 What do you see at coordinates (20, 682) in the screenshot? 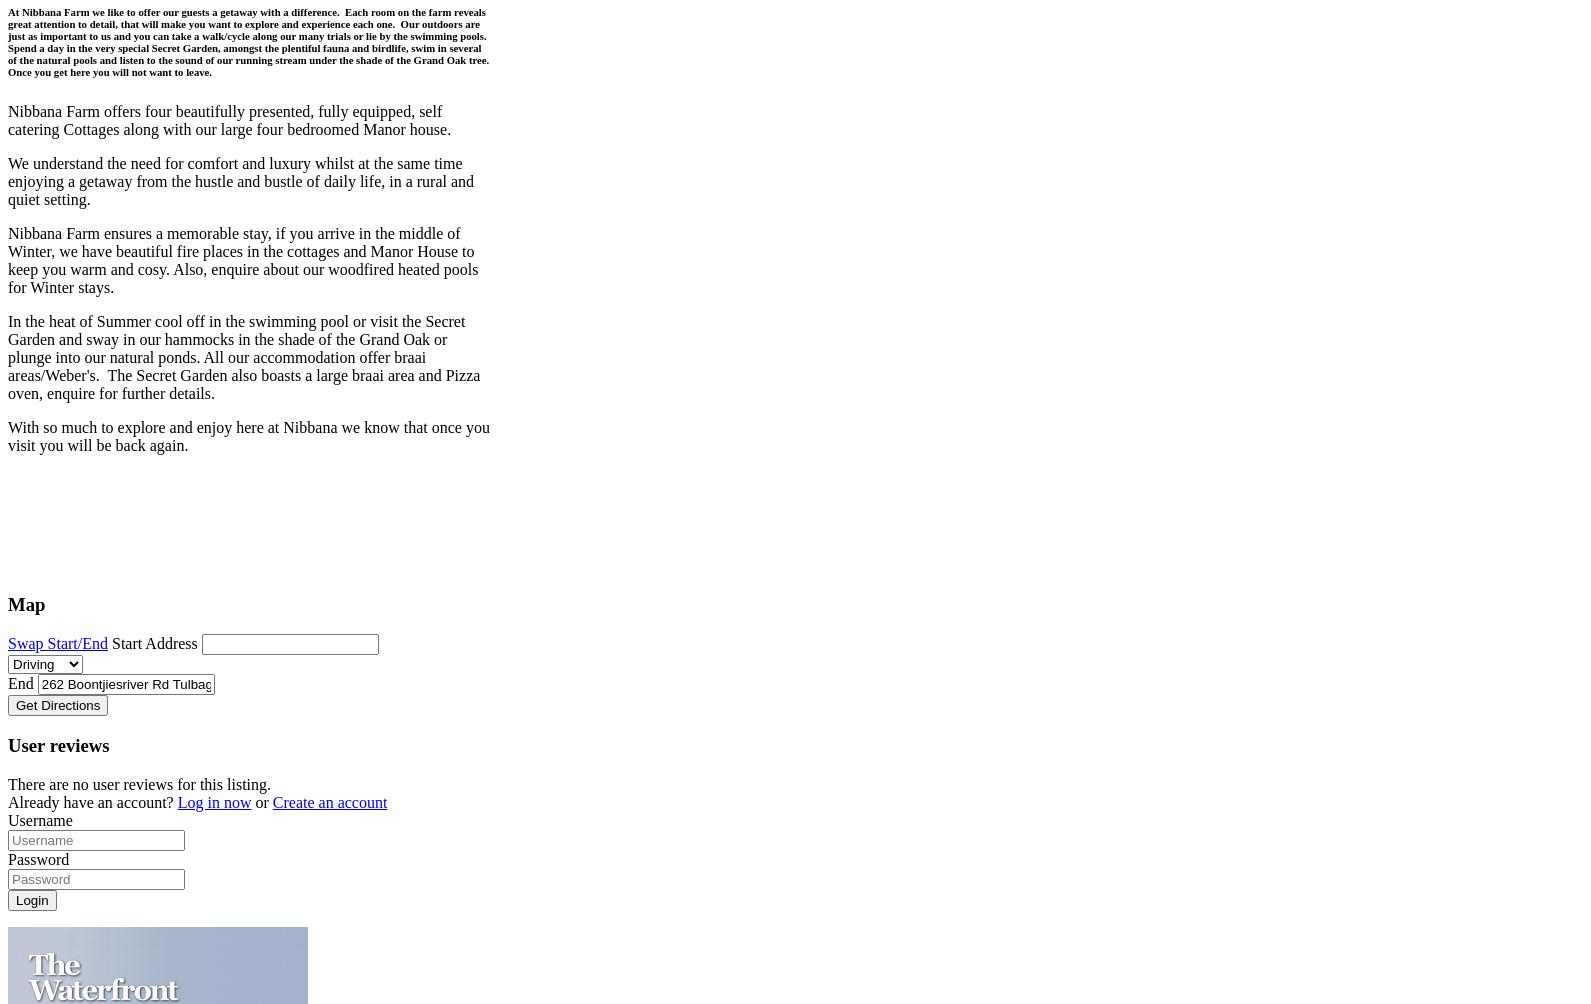
I see `'End'` at bounding box center [20, 682].